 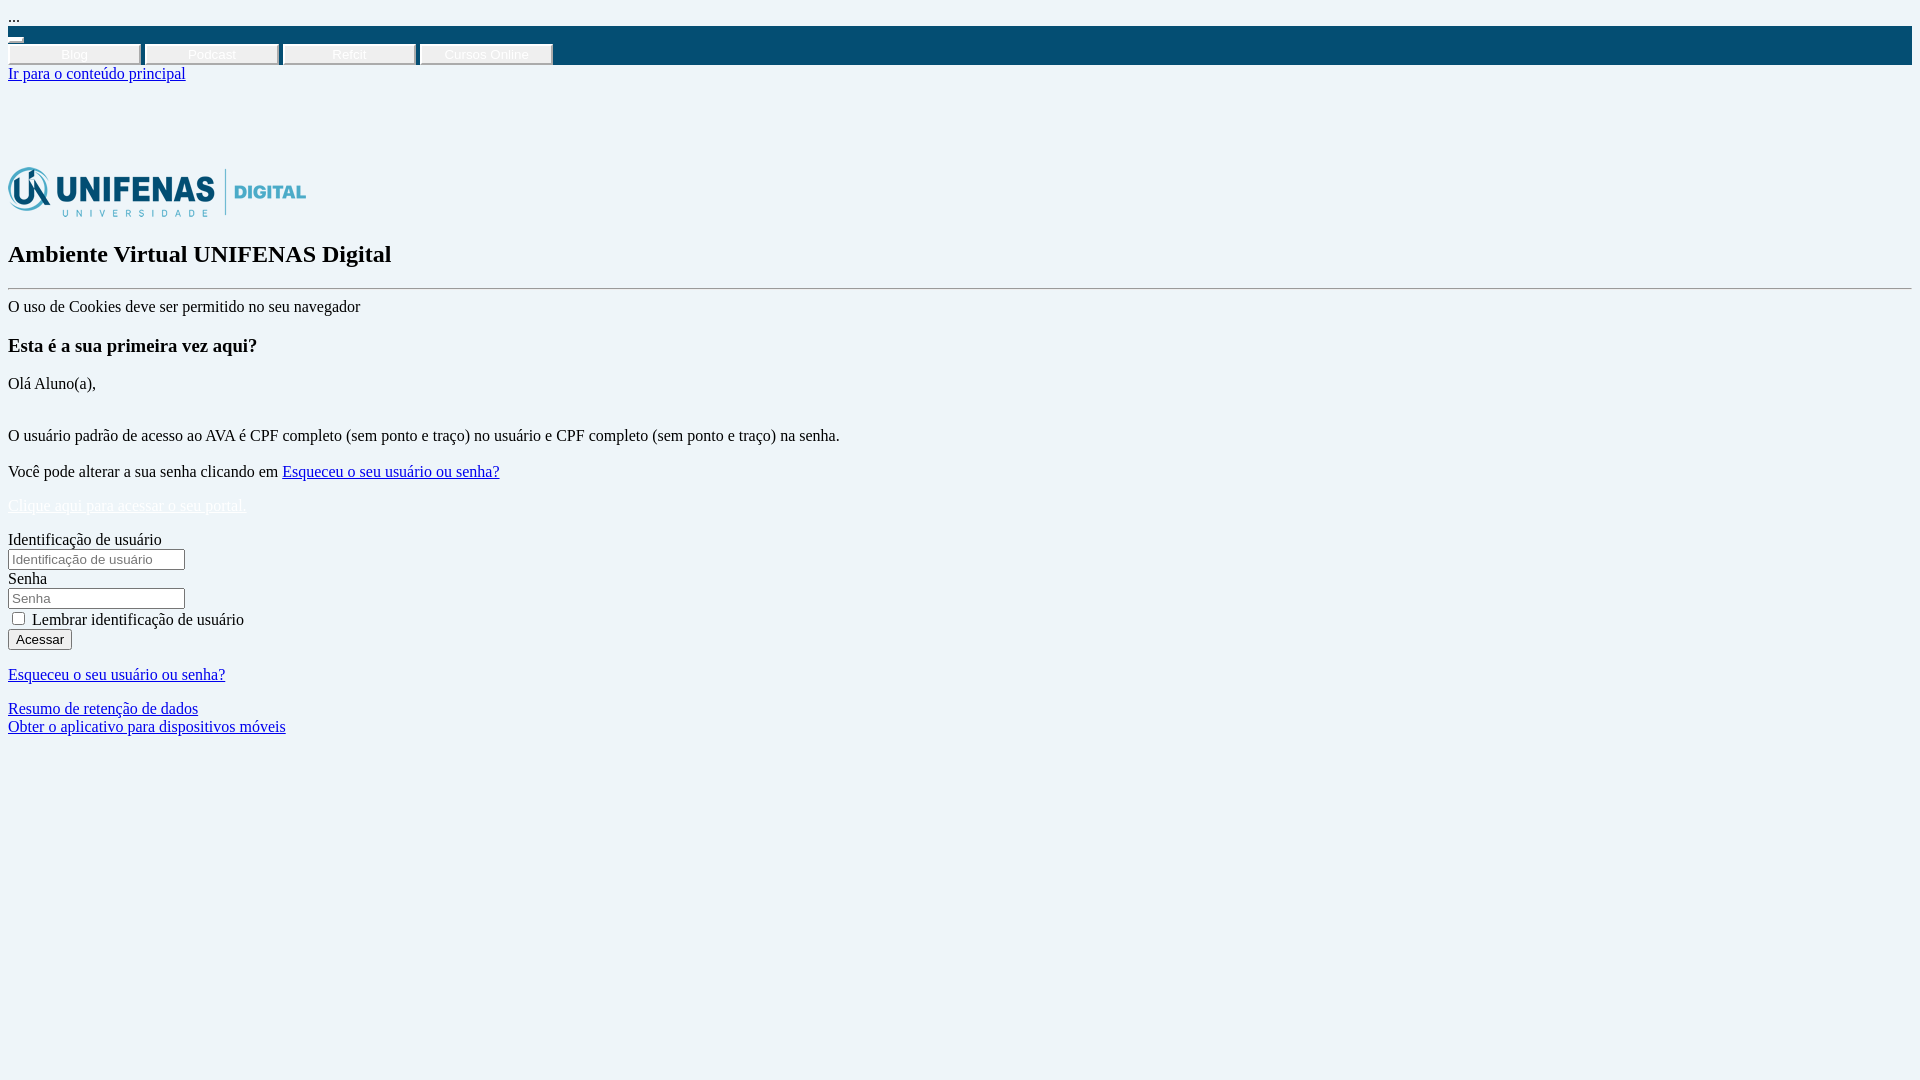 What do you see at coordinates (486, 53) in the screenshot?
I see `'Cursos Online'` at bounding box center [486, 53].